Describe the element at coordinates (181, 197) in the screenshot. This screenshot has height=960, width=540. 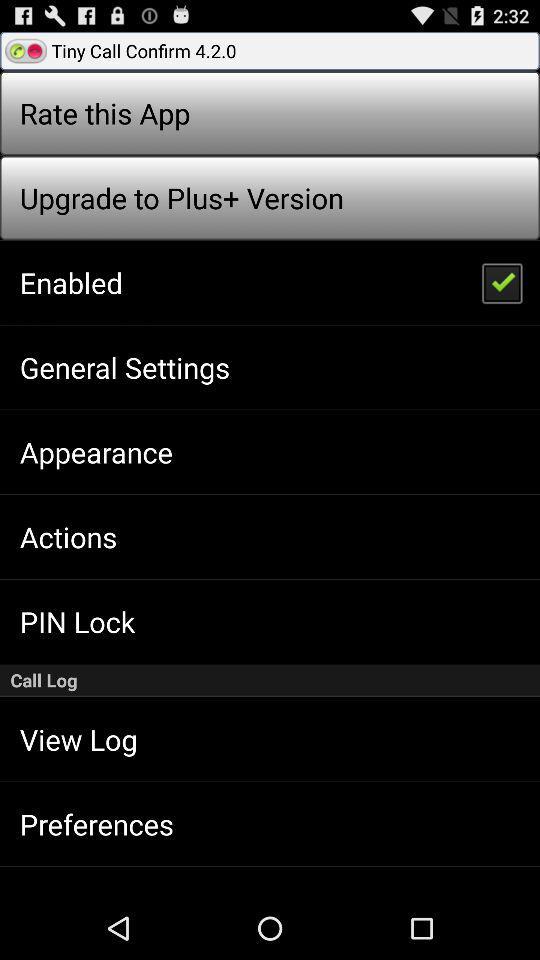
I see `the app above the enabled` at that location.